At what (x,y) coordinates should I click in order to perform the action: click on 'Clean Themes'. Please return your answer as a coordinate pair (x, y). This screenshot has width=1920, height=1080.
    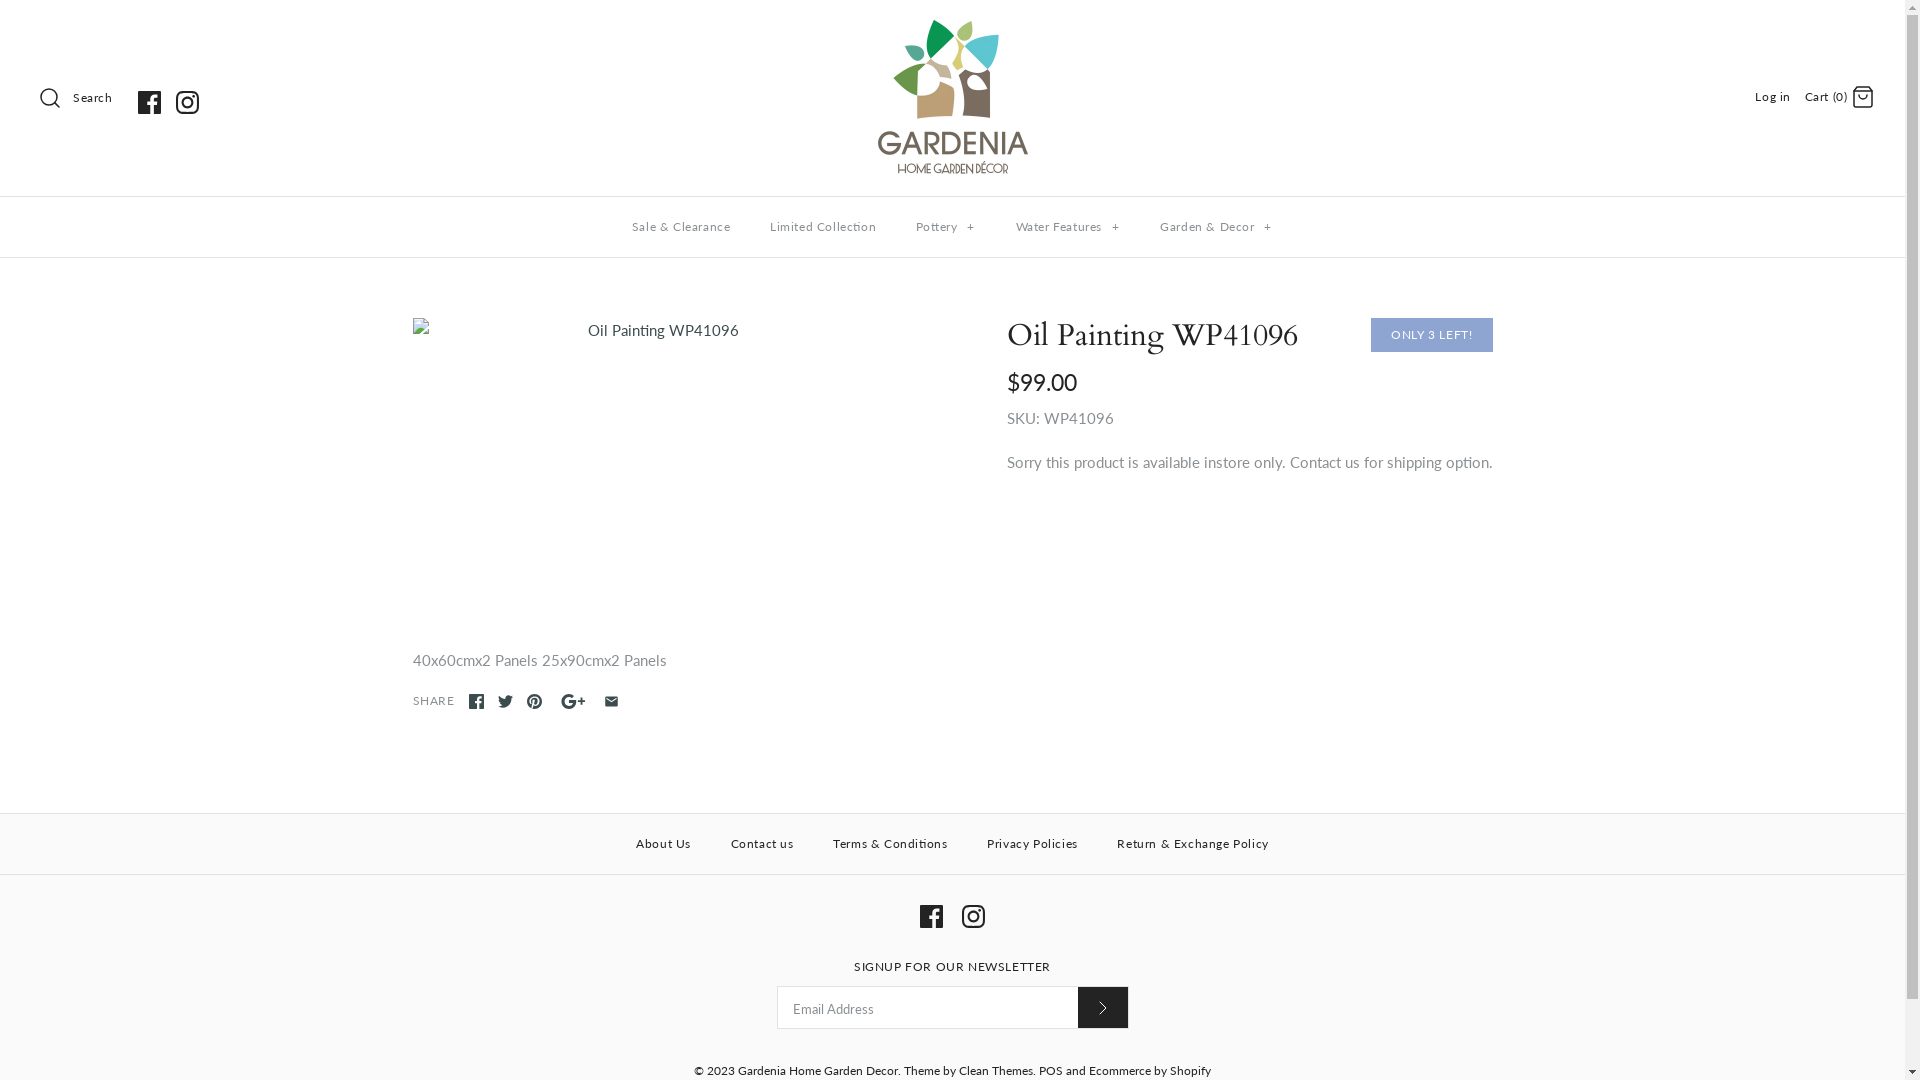
    Looking at the image, I should click on (995, 1069).